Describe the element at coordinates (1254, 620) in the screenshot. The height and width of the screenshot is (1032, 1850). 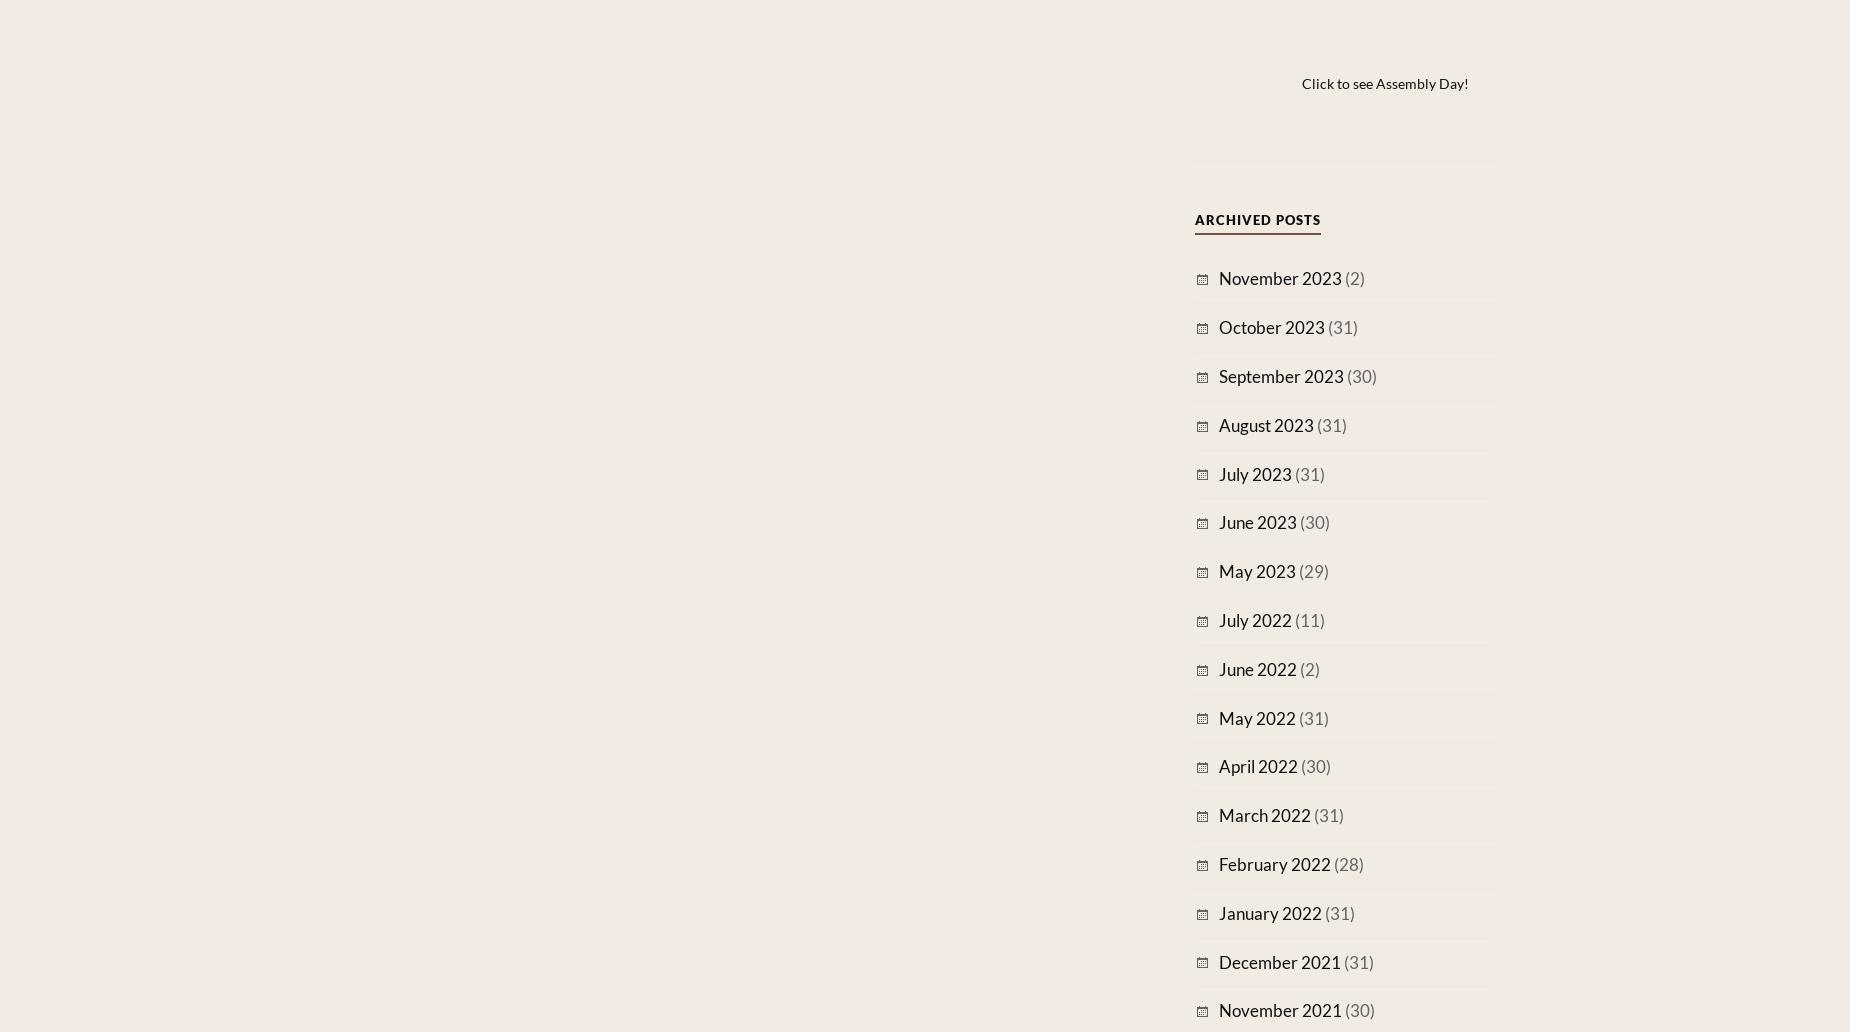
I see `'July 2022'` at that location.